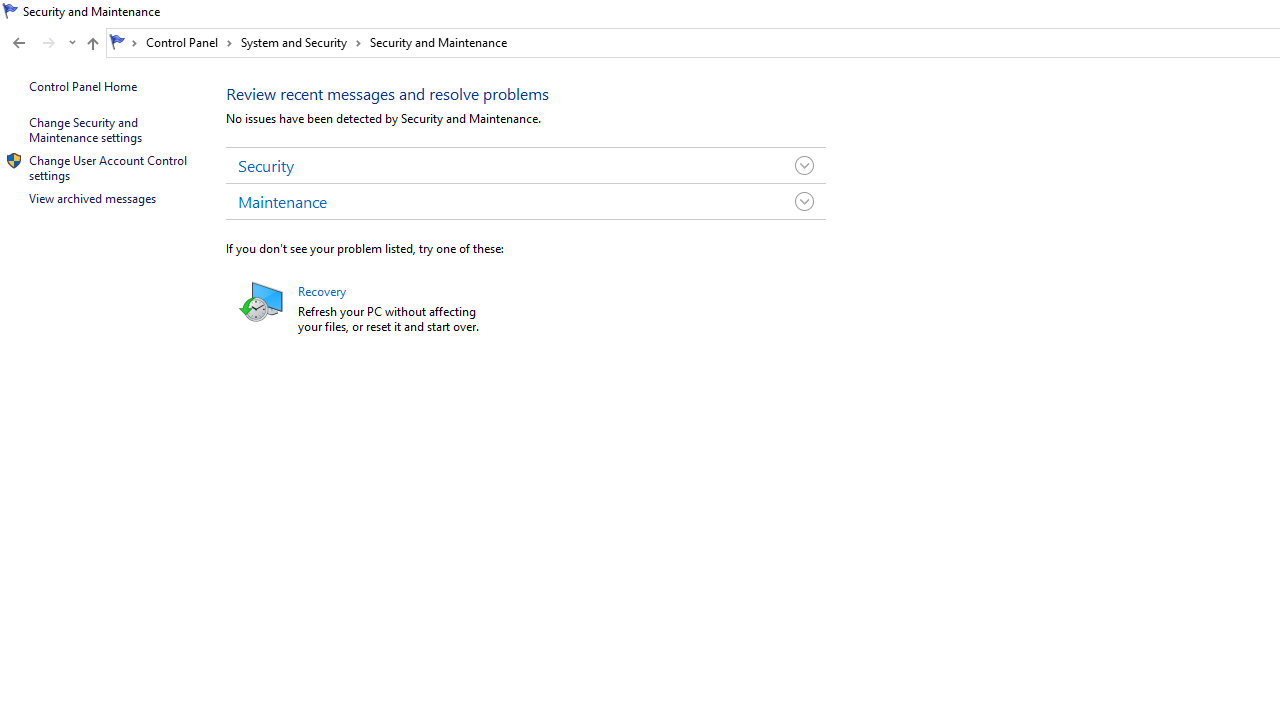  I want to click on 'Toggle Maintenance Group', so click(804, 201).